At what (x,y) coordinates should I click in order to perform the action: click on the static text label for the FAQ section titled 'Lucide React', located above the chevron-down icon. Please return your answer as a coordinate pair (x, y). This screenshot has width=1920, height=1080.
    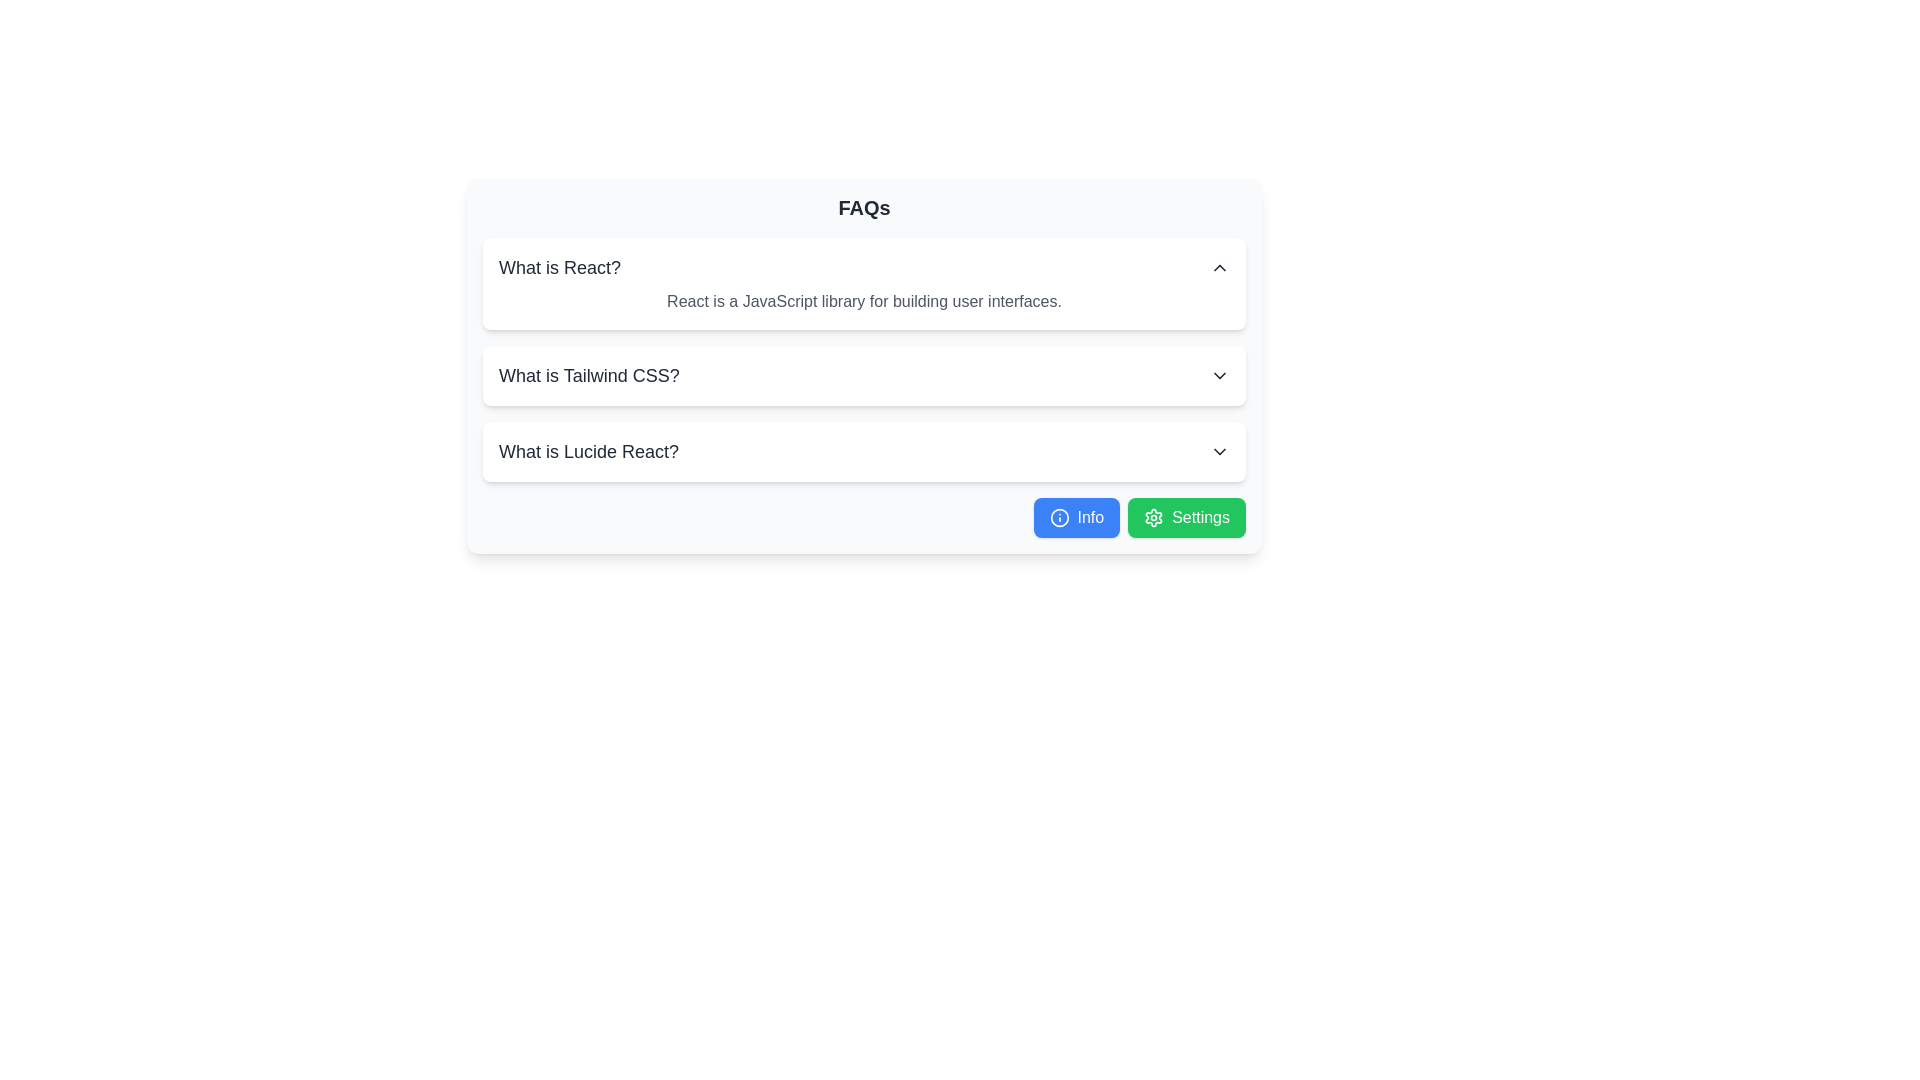
    Looking at the image, I should click on (588, 451).